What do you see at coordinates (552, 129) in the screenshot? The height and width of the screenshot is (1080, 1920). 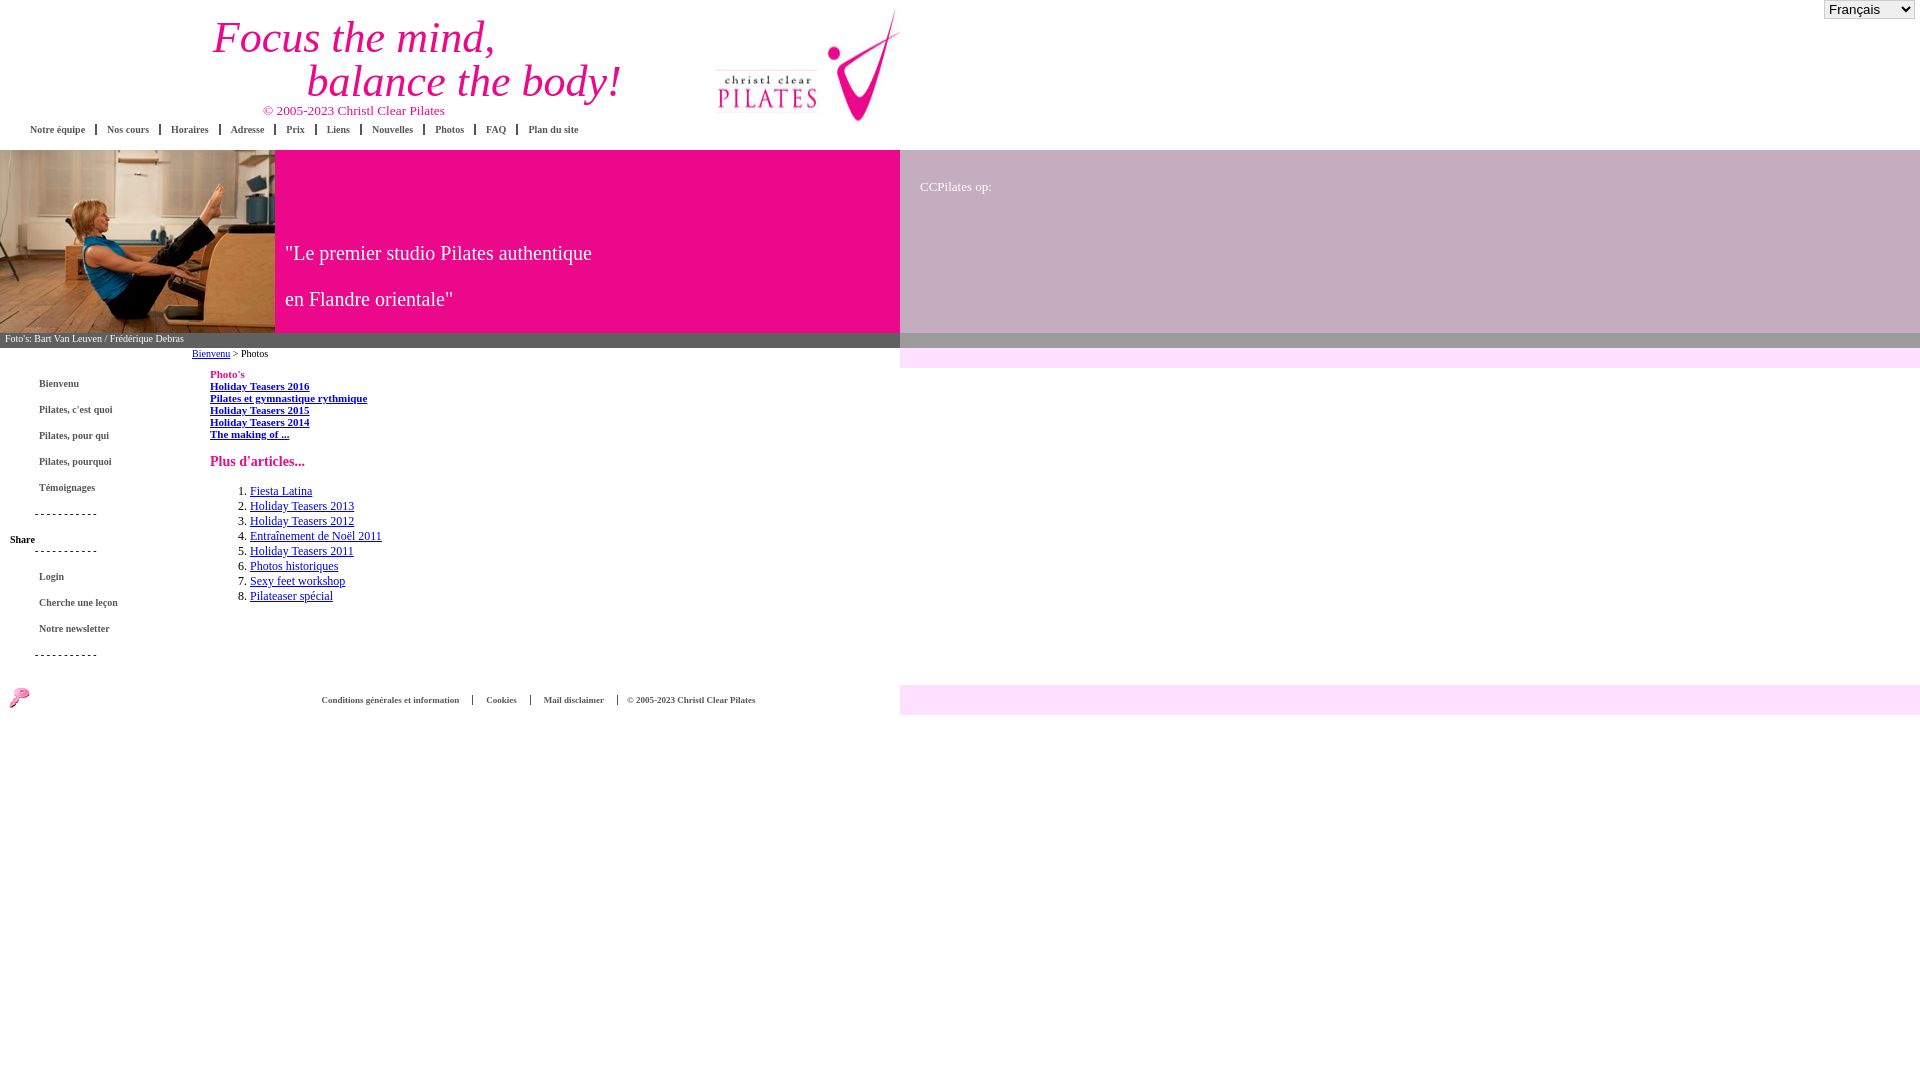 I see `'Plan du site'` at bounding box center [552, 129].